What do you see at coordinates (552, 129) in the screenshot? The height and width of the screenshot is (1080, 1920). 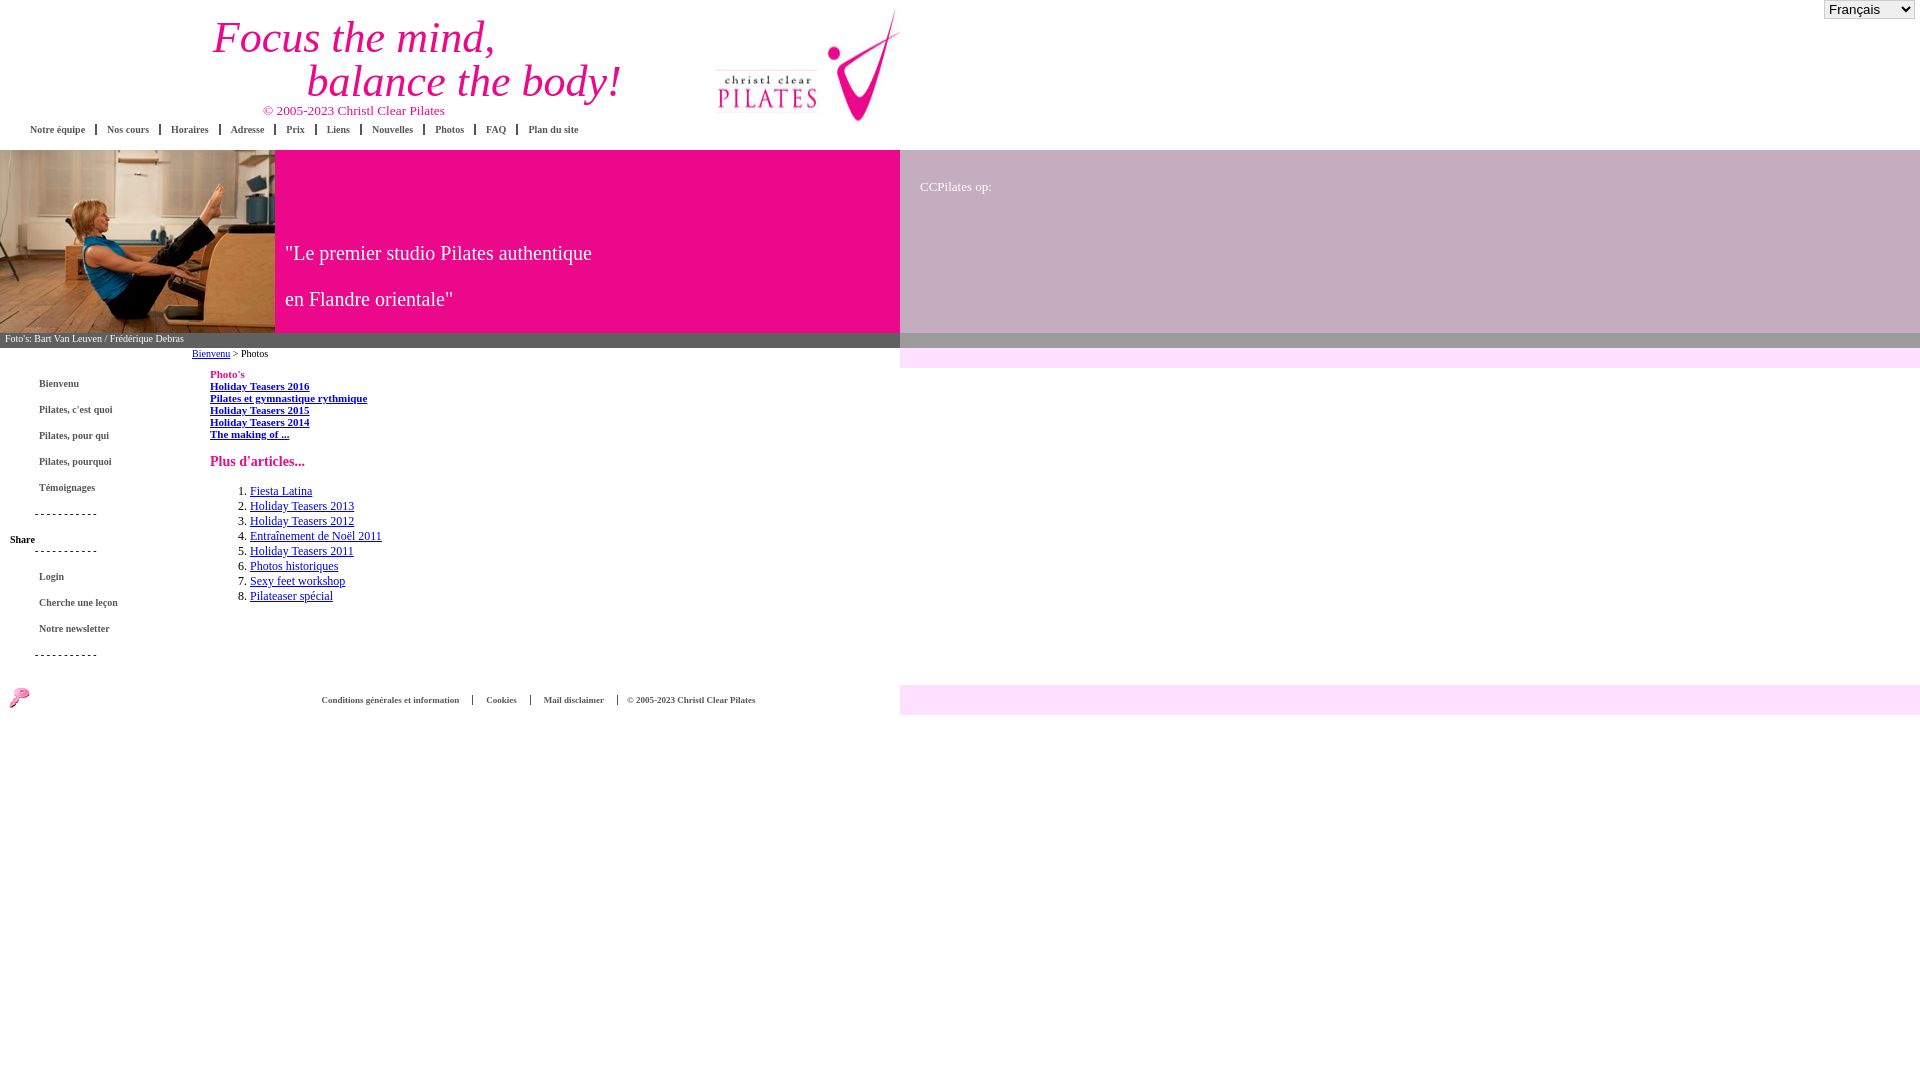 I see `'Plan du site'` at bounding box center [552, 129].